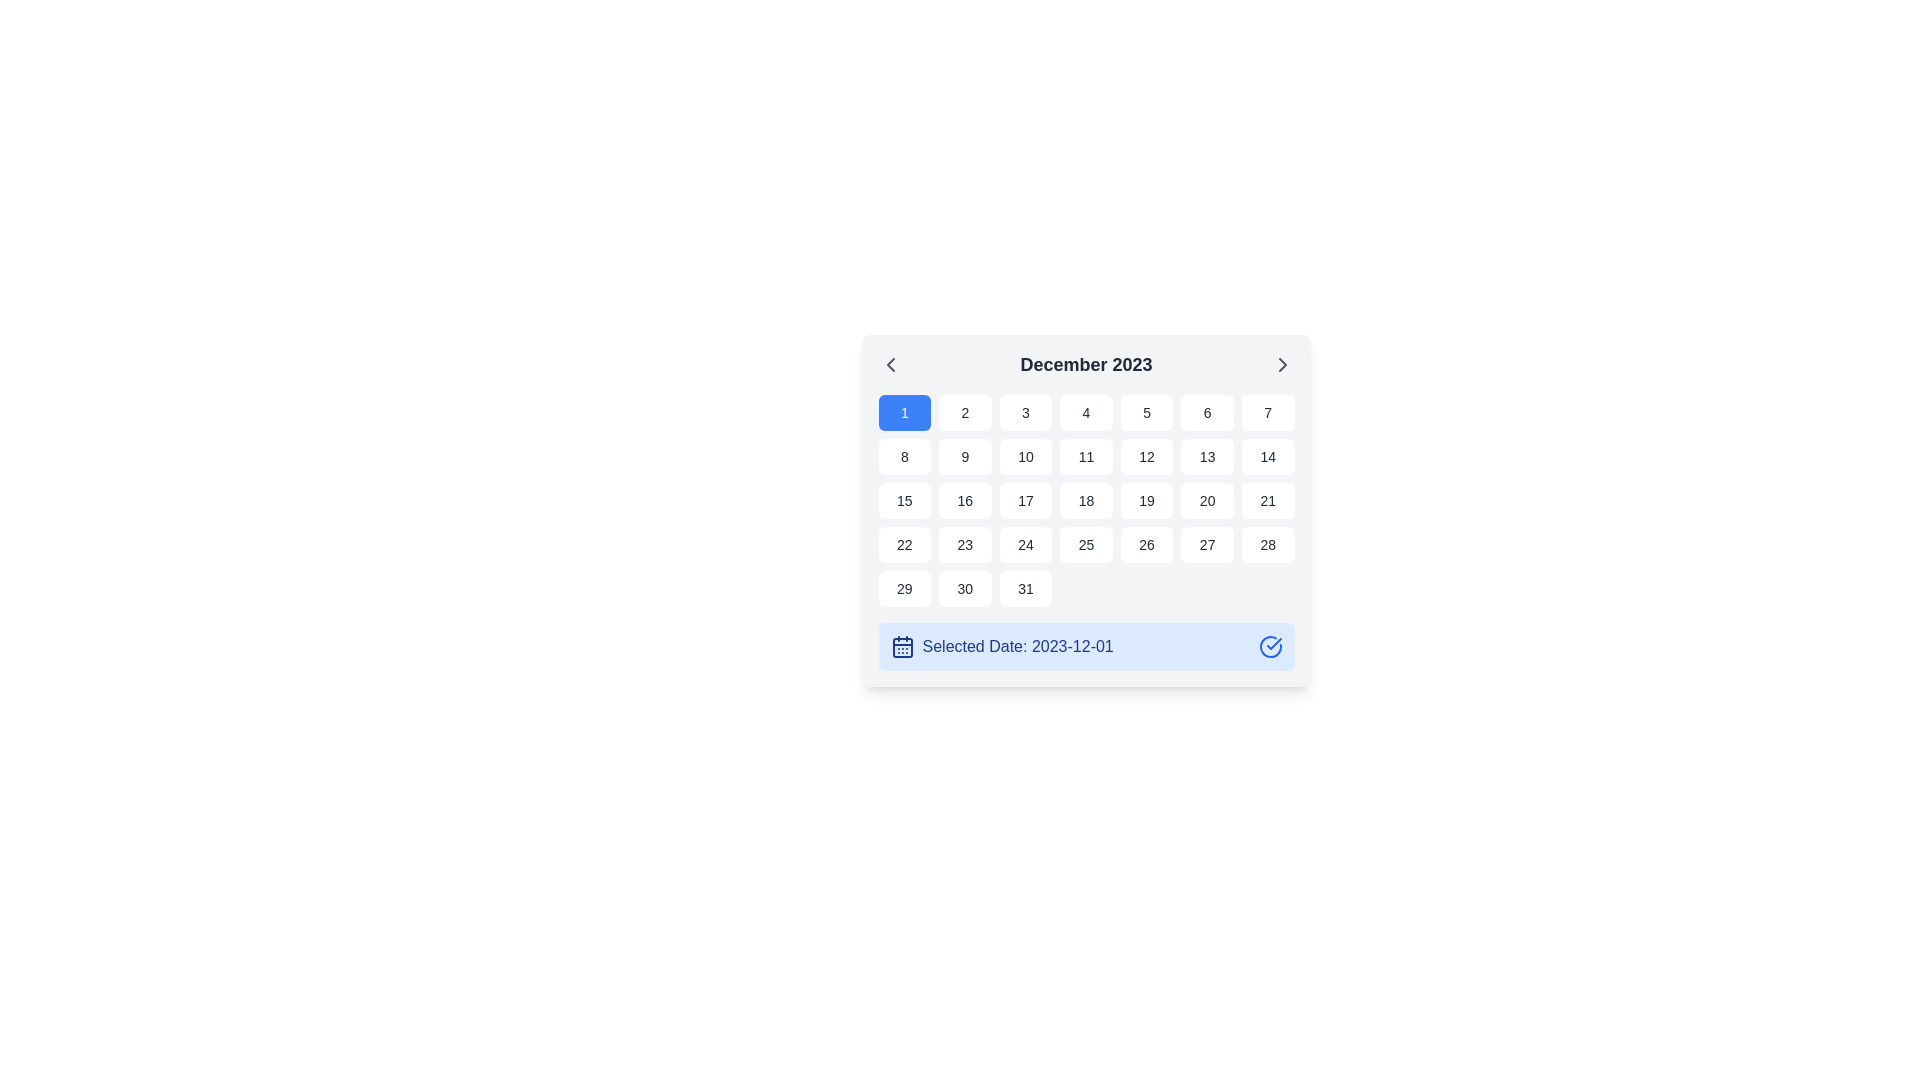  Describe the element at coordinates (1147, 456) in the screenshot. I see `the button displaying the number '12' with a white background and gray text color, which is located in the second row and fifth column of the grid layout` at that location.